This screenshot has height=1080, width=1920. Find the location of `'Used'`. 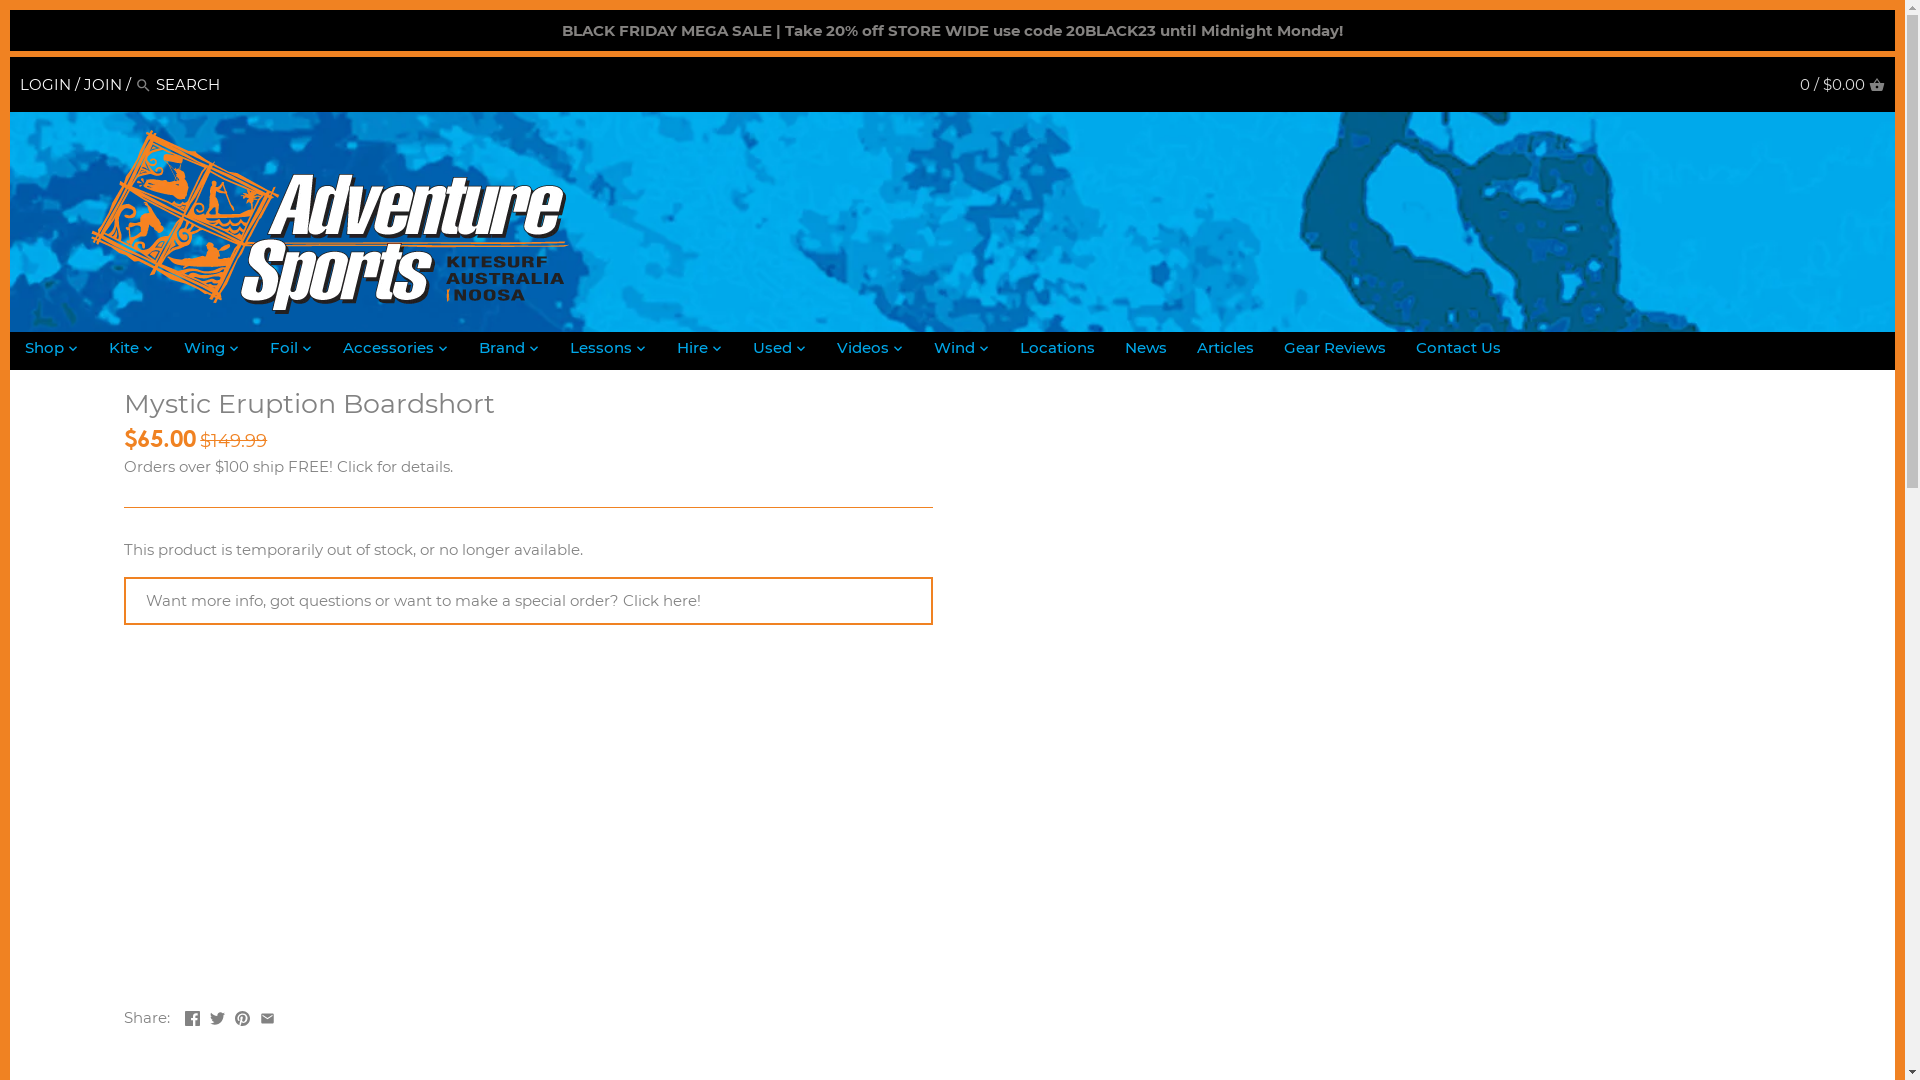

'Used' is located at coordinates (771, 350).